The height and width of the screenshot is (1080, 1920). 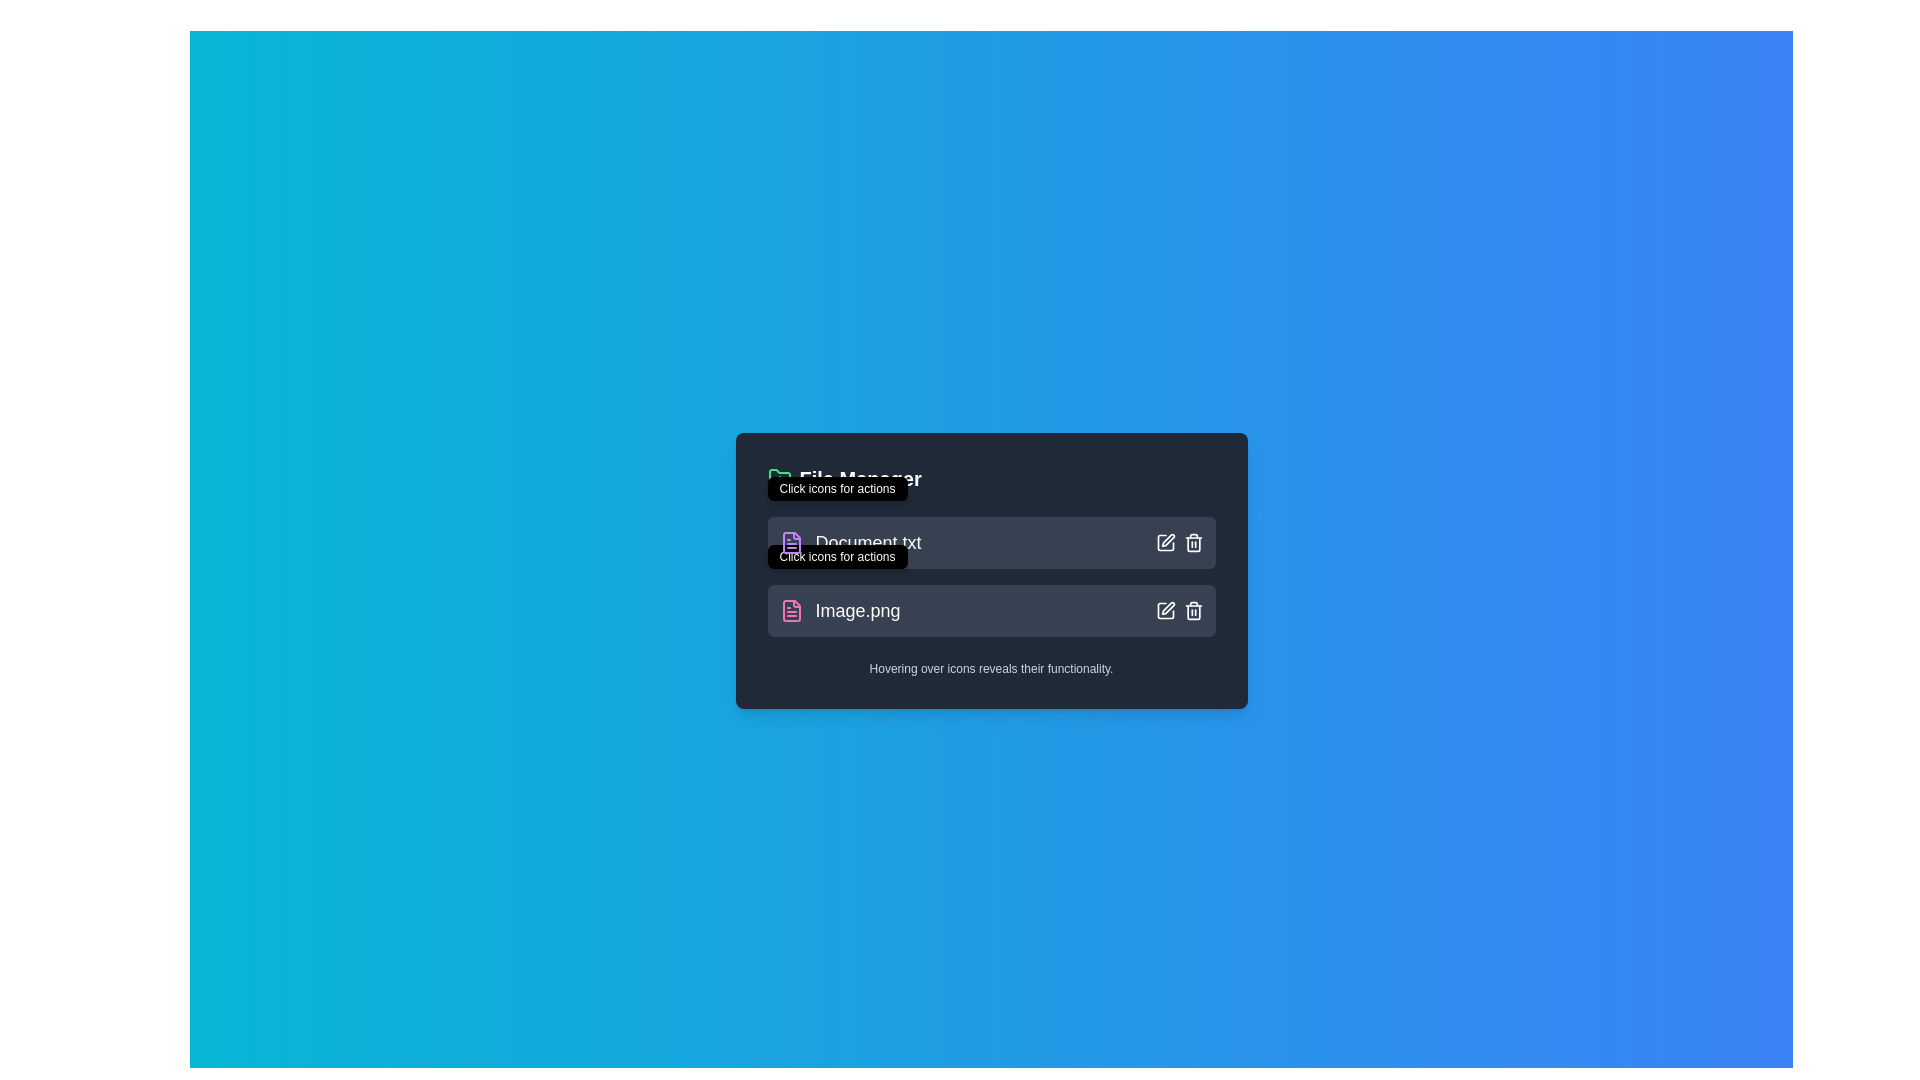 I want to click on the edit icon button located in the top-right corner of the file entry labeled 'Image.png' to initiate editing, so click(x=1165, y=609).